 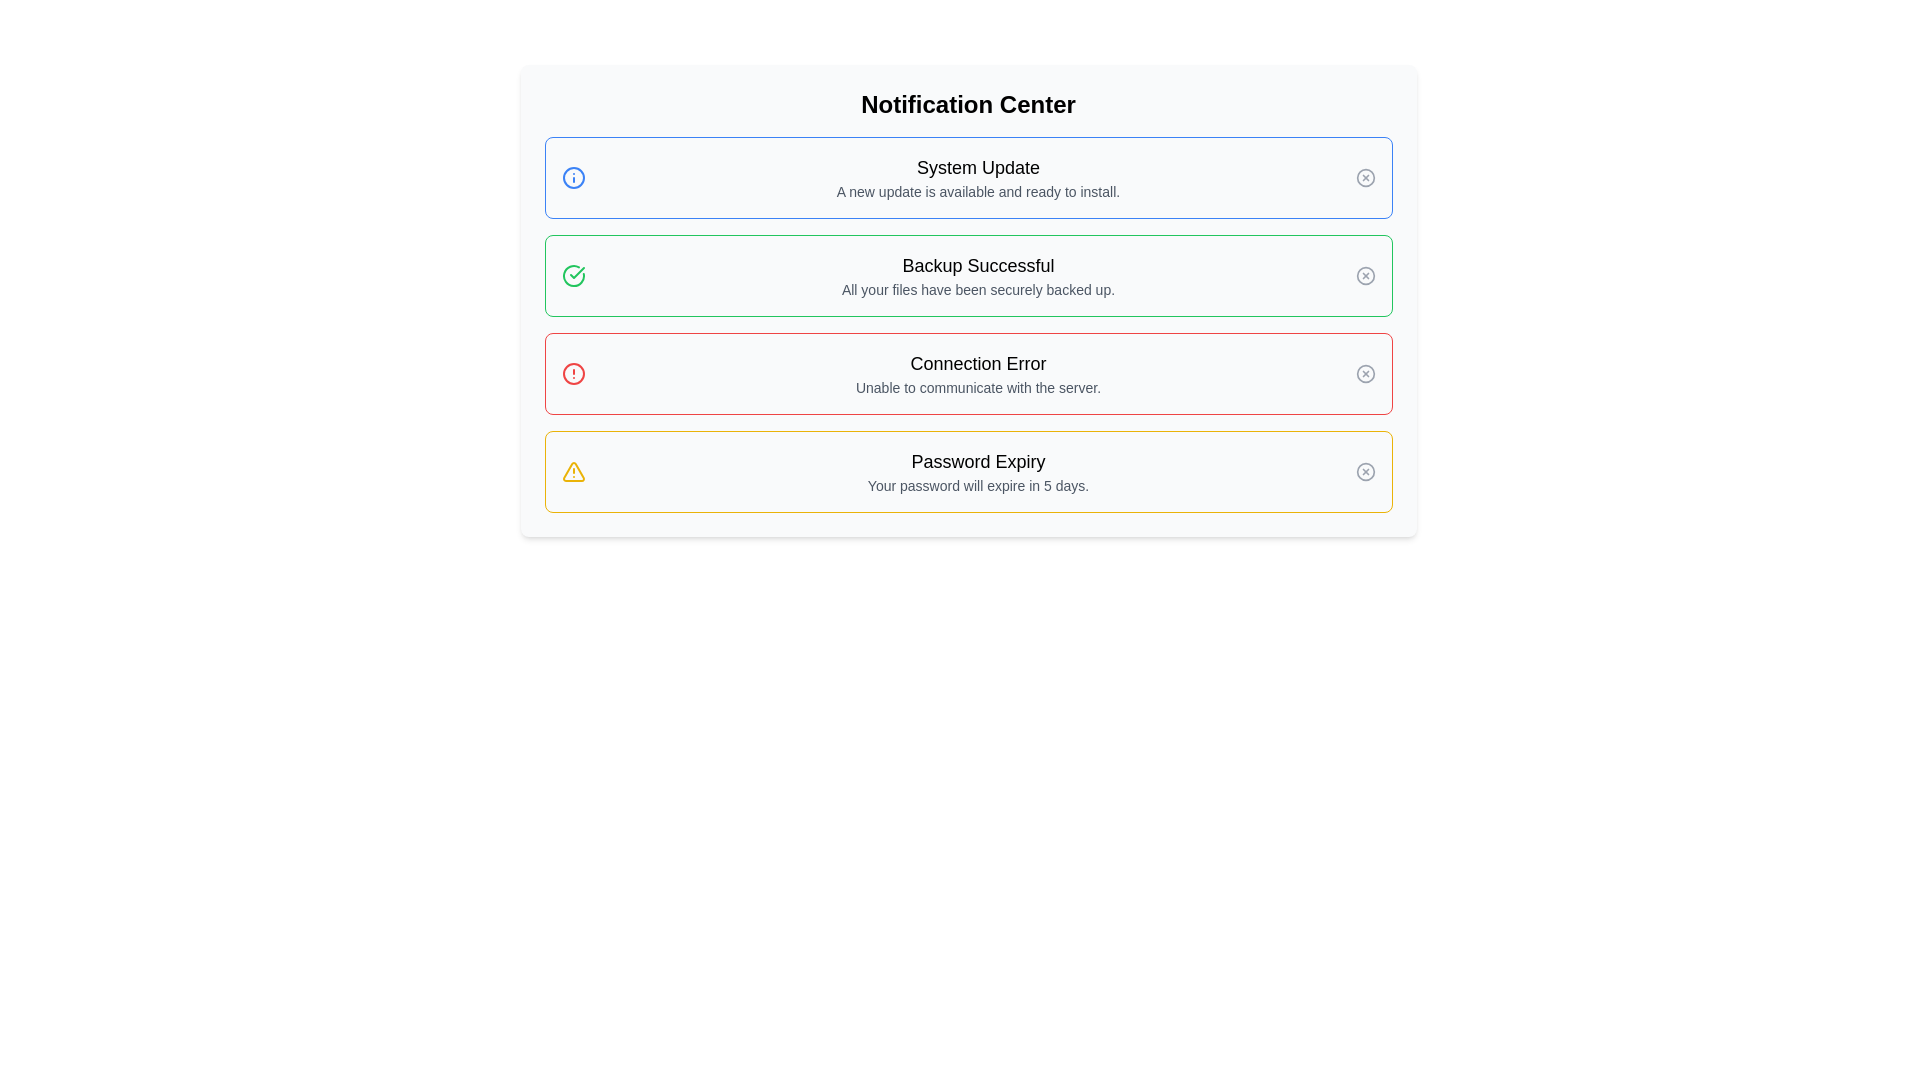 What do you see at coordinates (1364, 276) in the screenshot?
I see `the SVG Circle icon representing the close action in the third notification card titled 'Backup Successful' within the Notification Center` at bounding box center [1364, 276].